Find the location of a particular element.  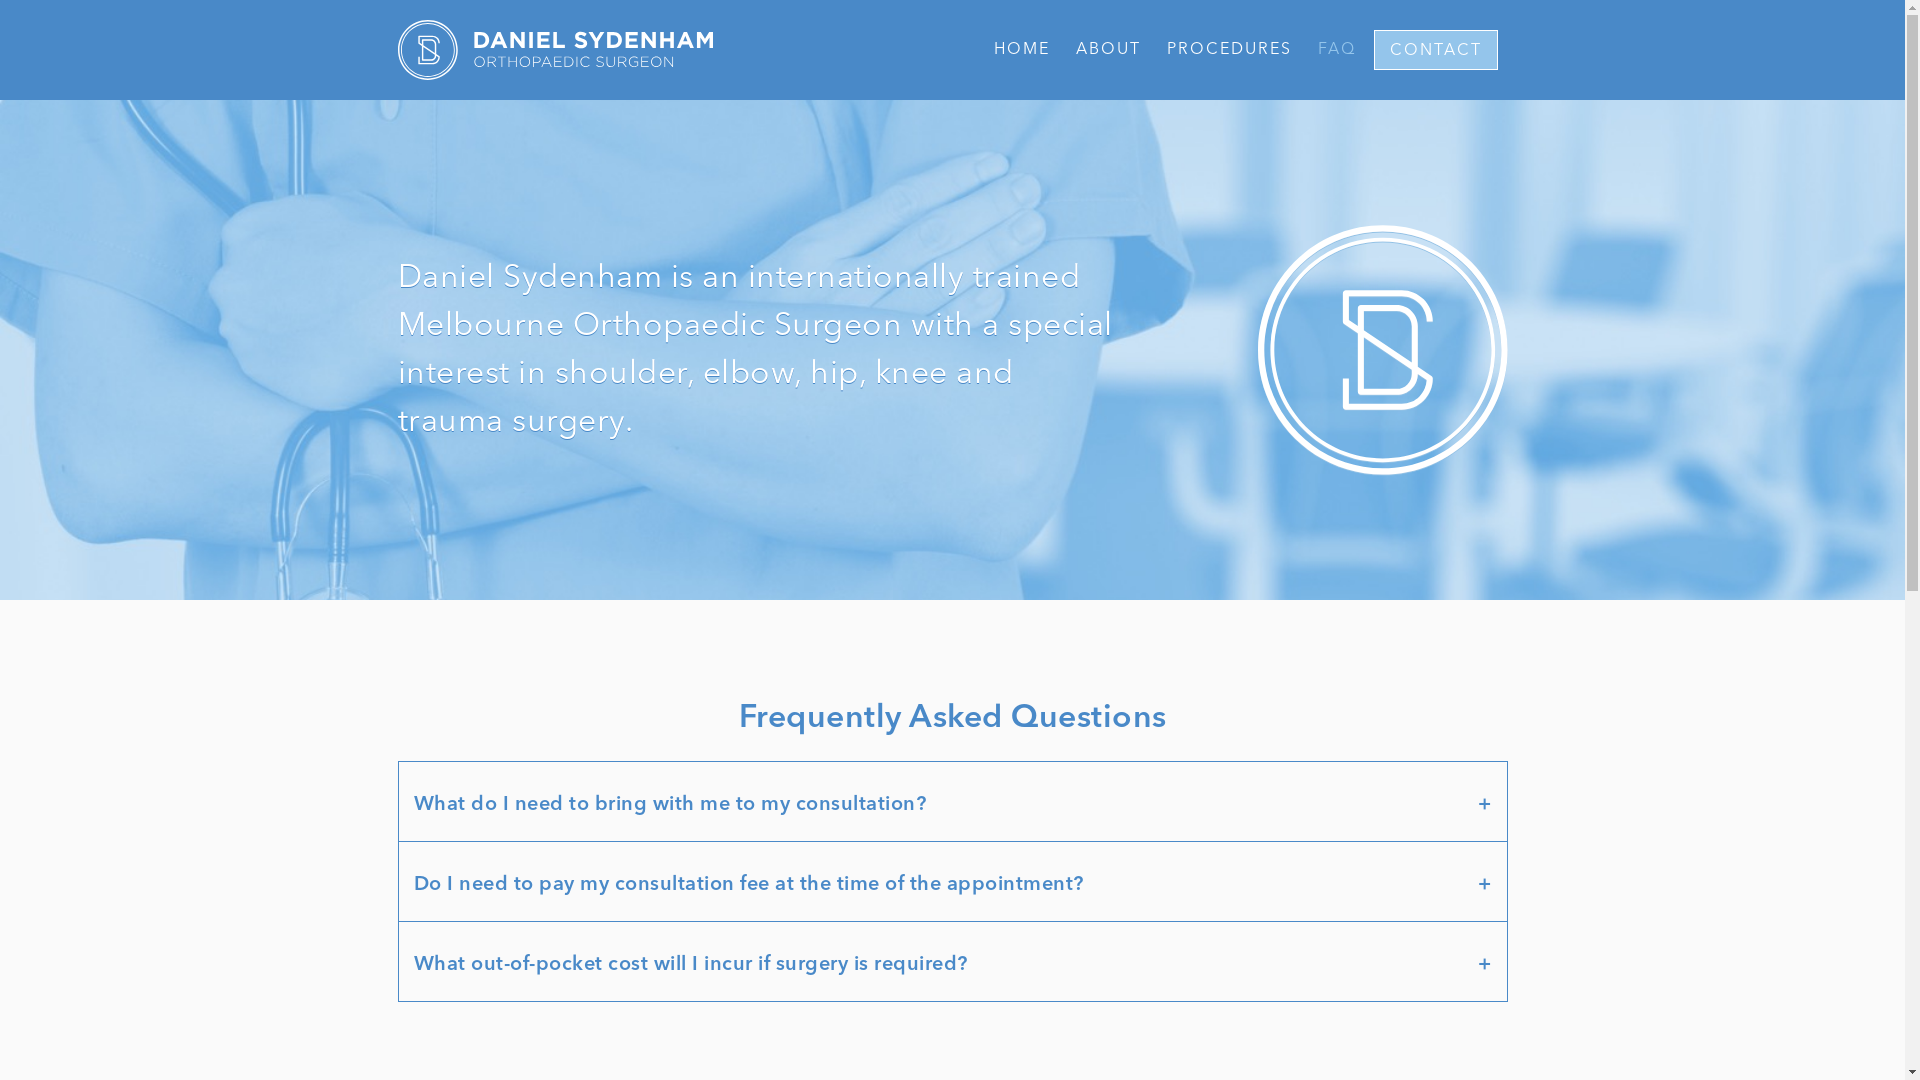

'FAQ' is located at coordinates (1337, 49).